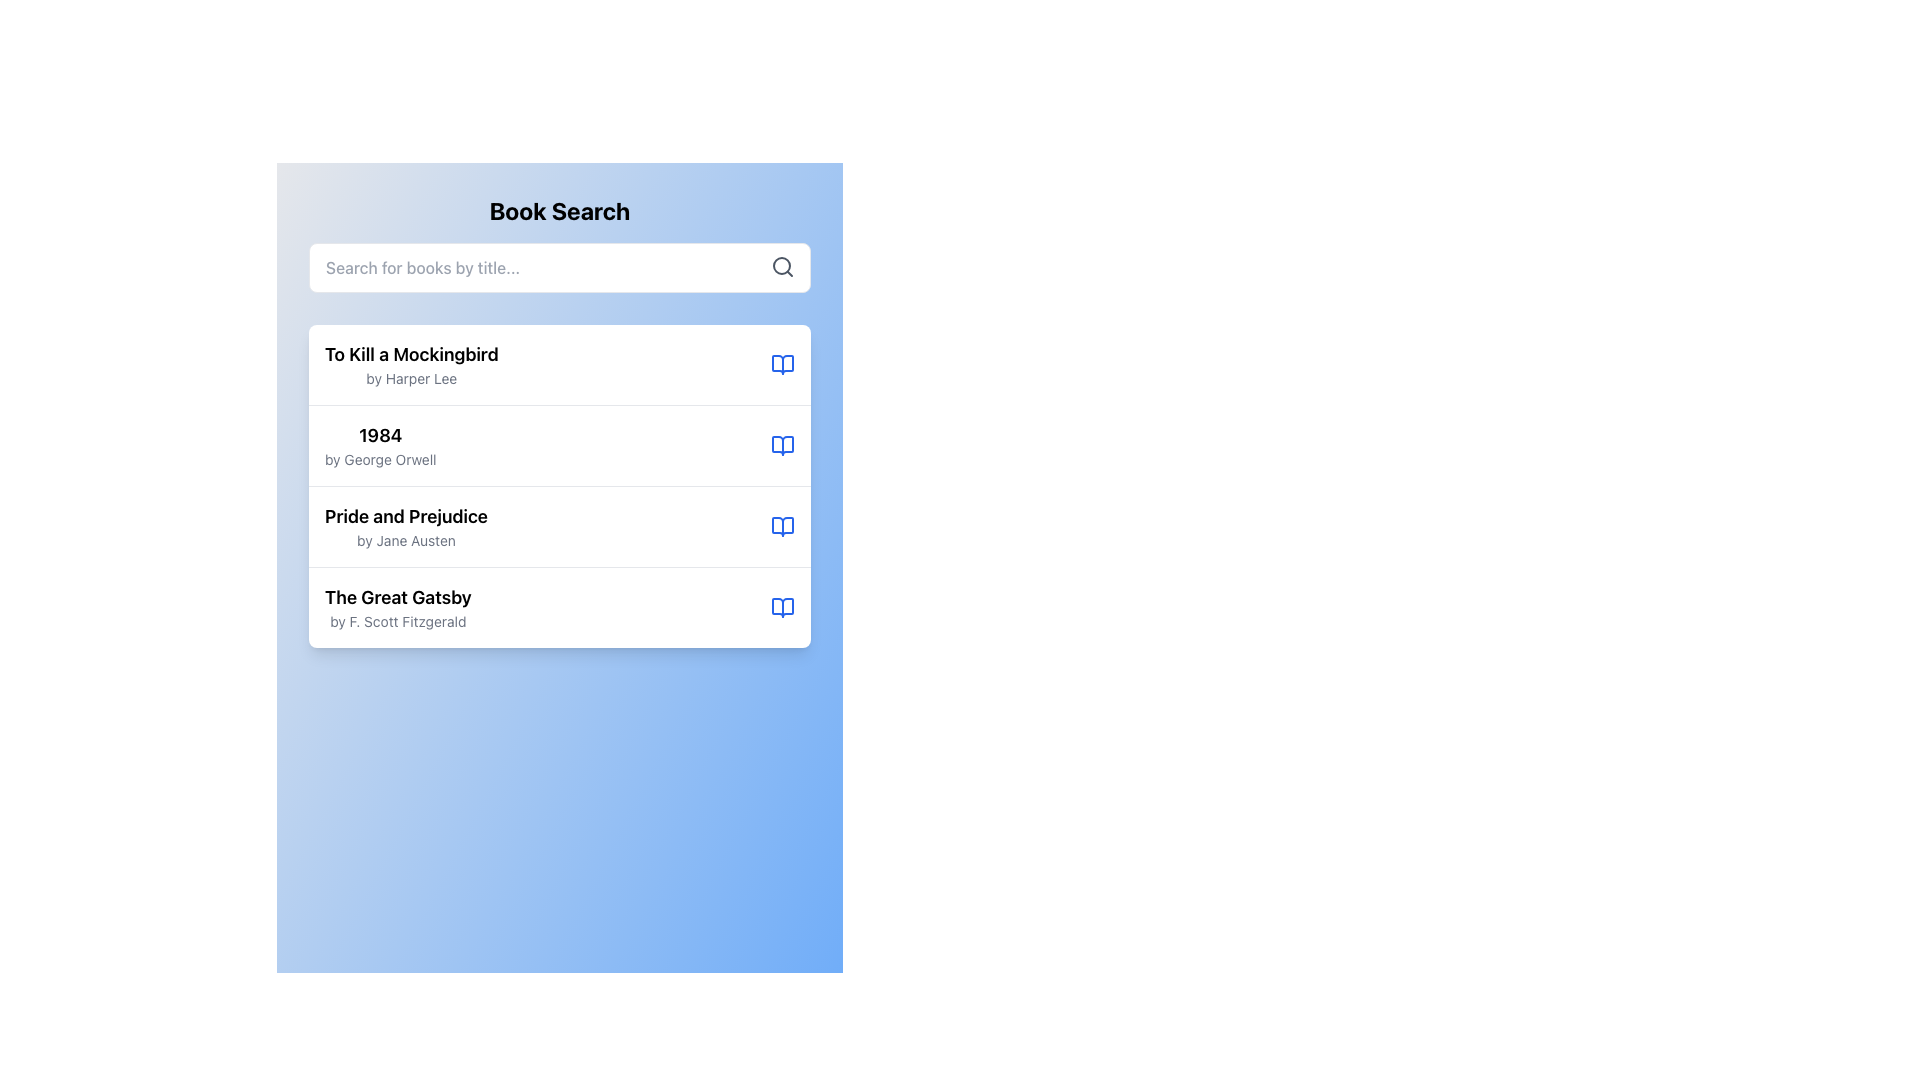  What do you see at coordinates (380, 445) in the screenshot?
I see `the text label displaying '1984' by George Orwell, which is the second item in the list of book titles, positioned below 'To Kill a Mockingbird'` at bounding box center [380, 445].